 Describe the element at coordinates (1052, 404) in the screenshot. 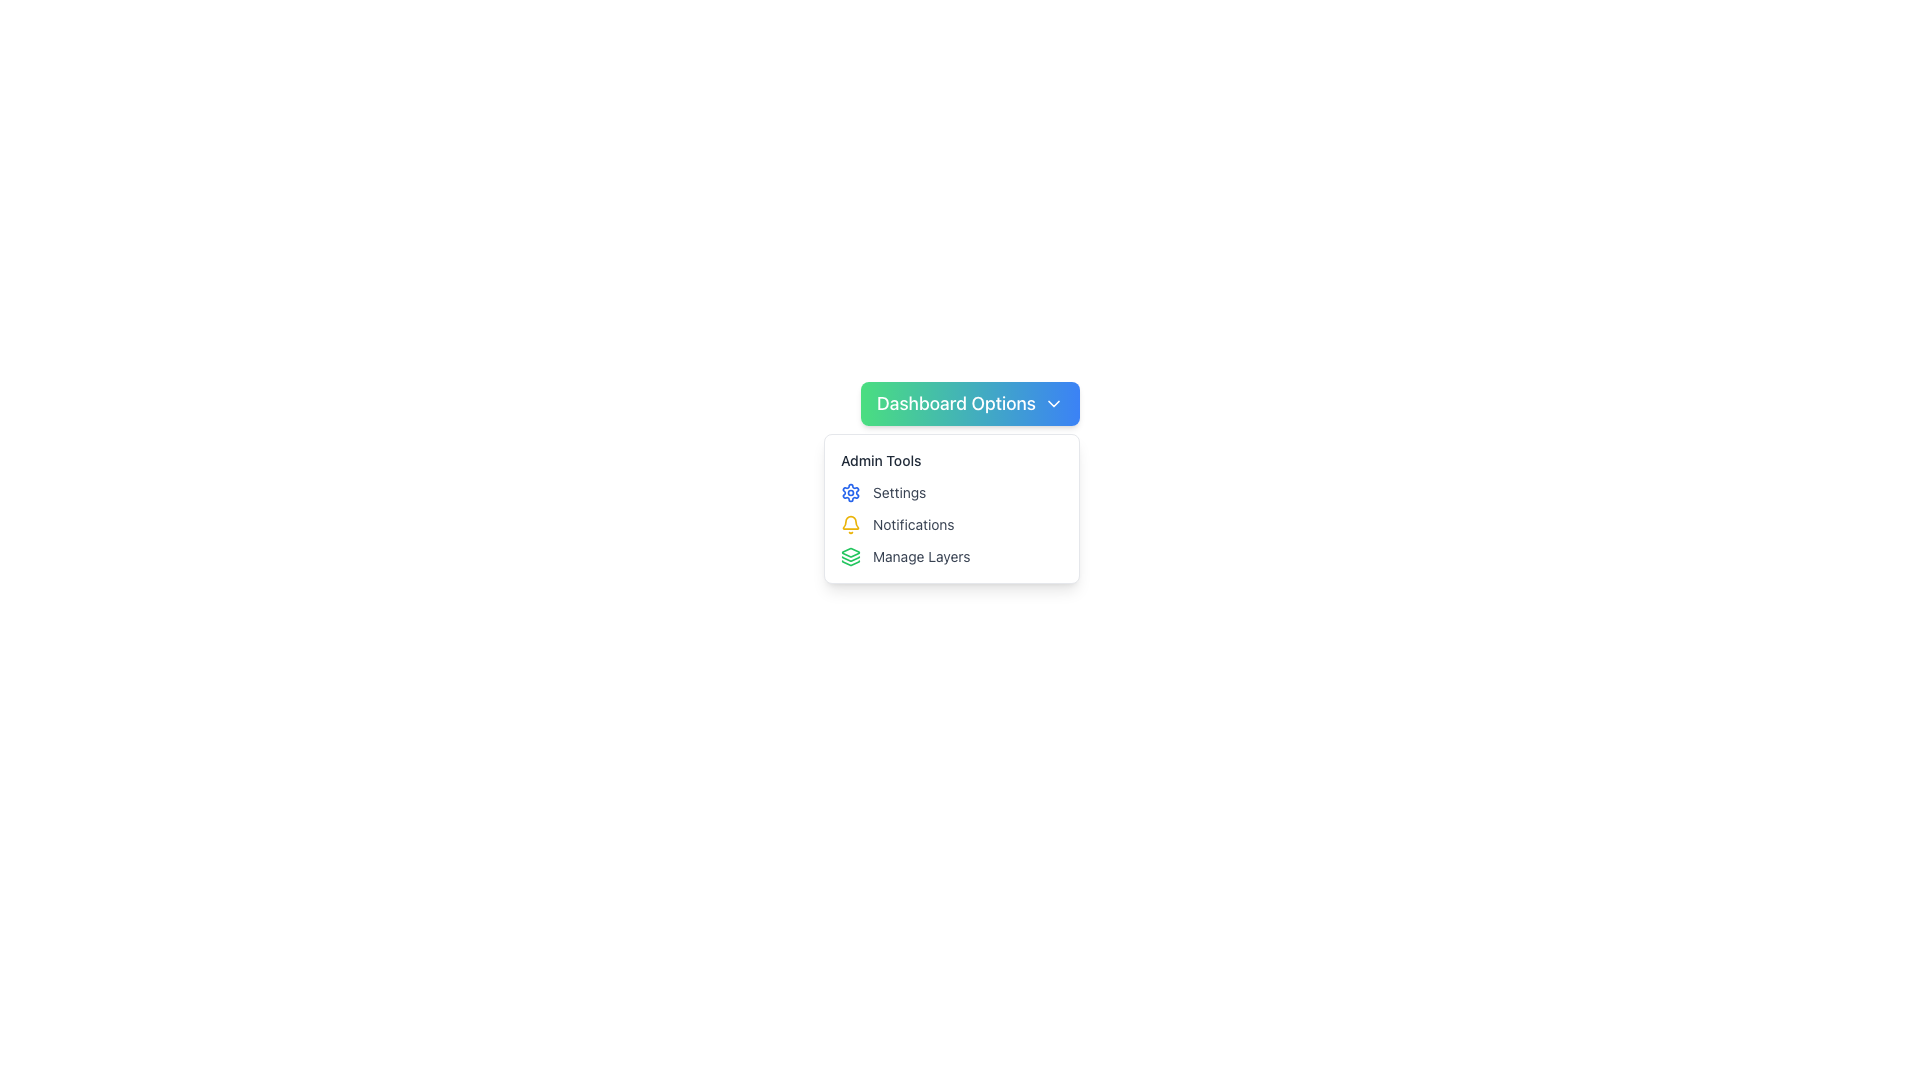

I see `the chevron icon located at the right end of the 'Dashboard Options' button` at that location.